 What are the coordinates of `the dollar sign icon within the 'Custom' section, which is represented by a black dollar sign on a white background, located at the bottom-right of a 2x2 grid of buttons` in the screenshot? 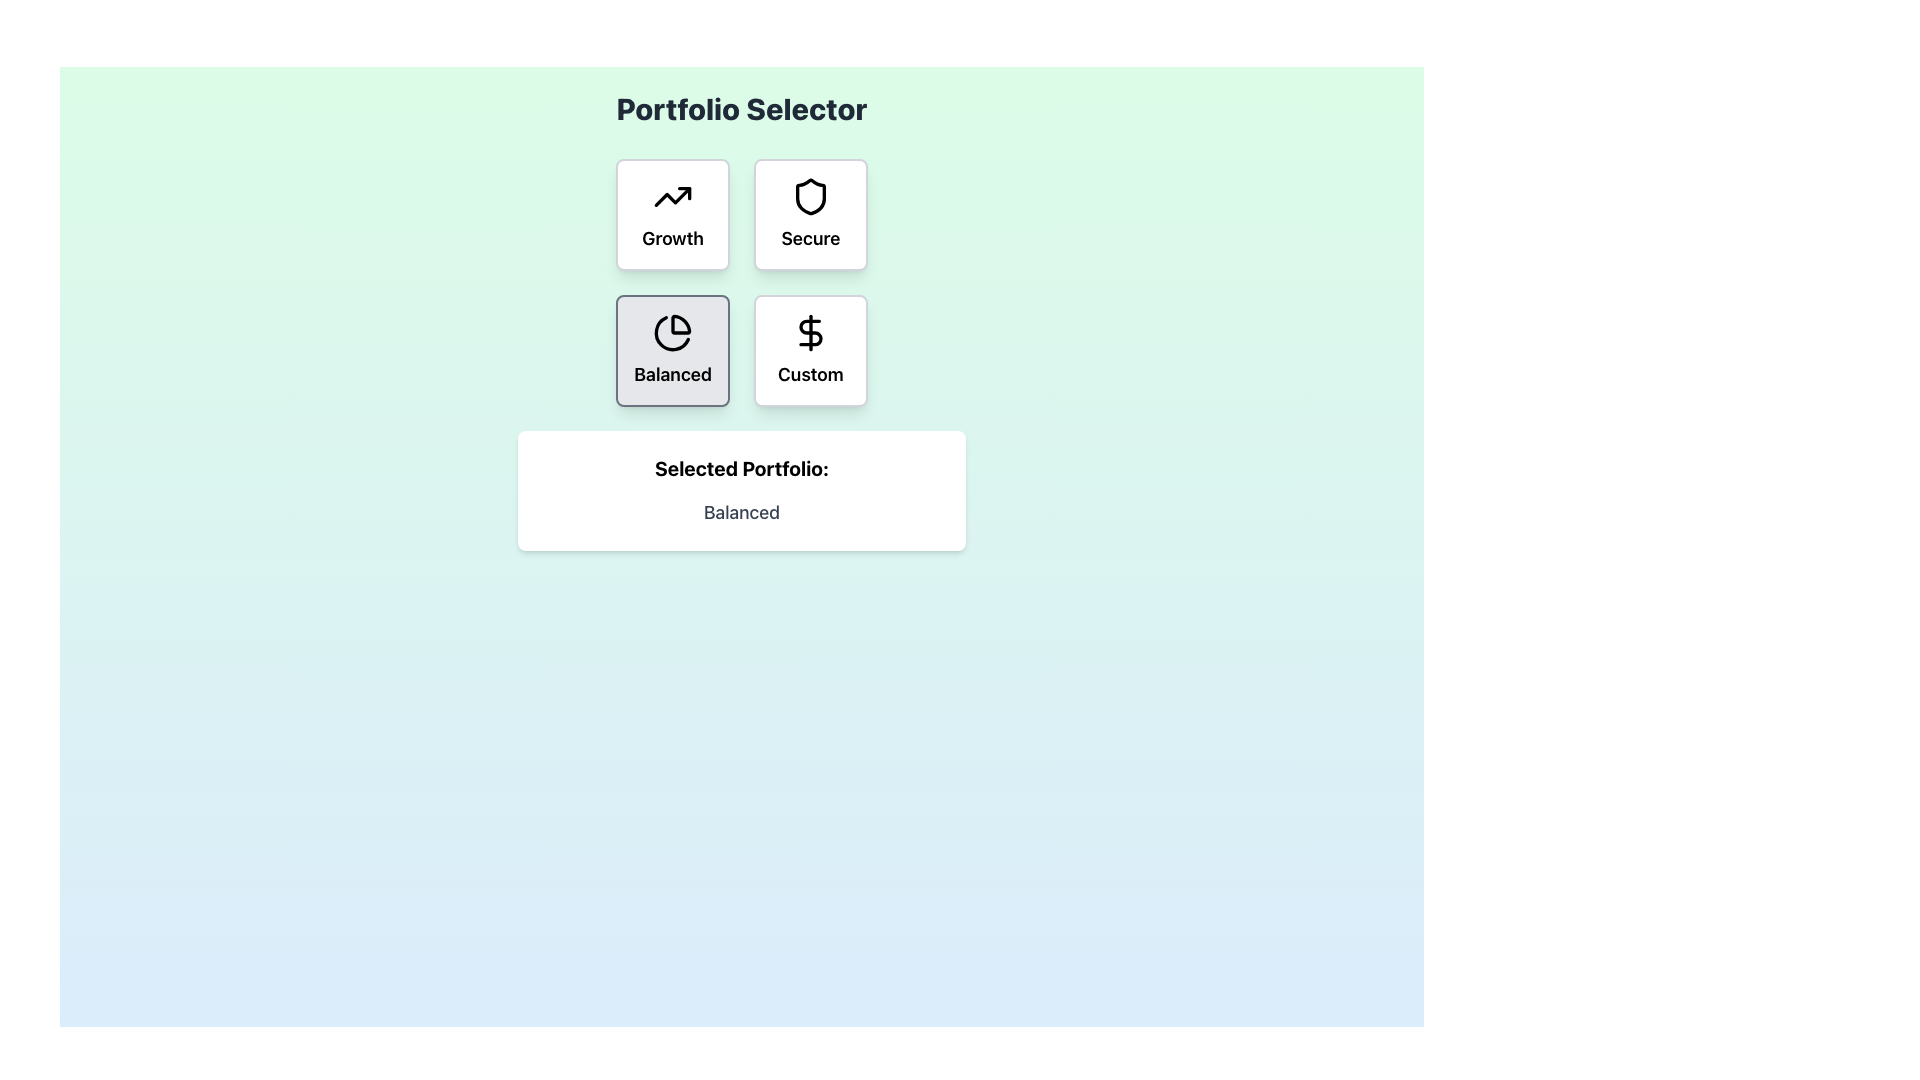 It's located at (810, 331).